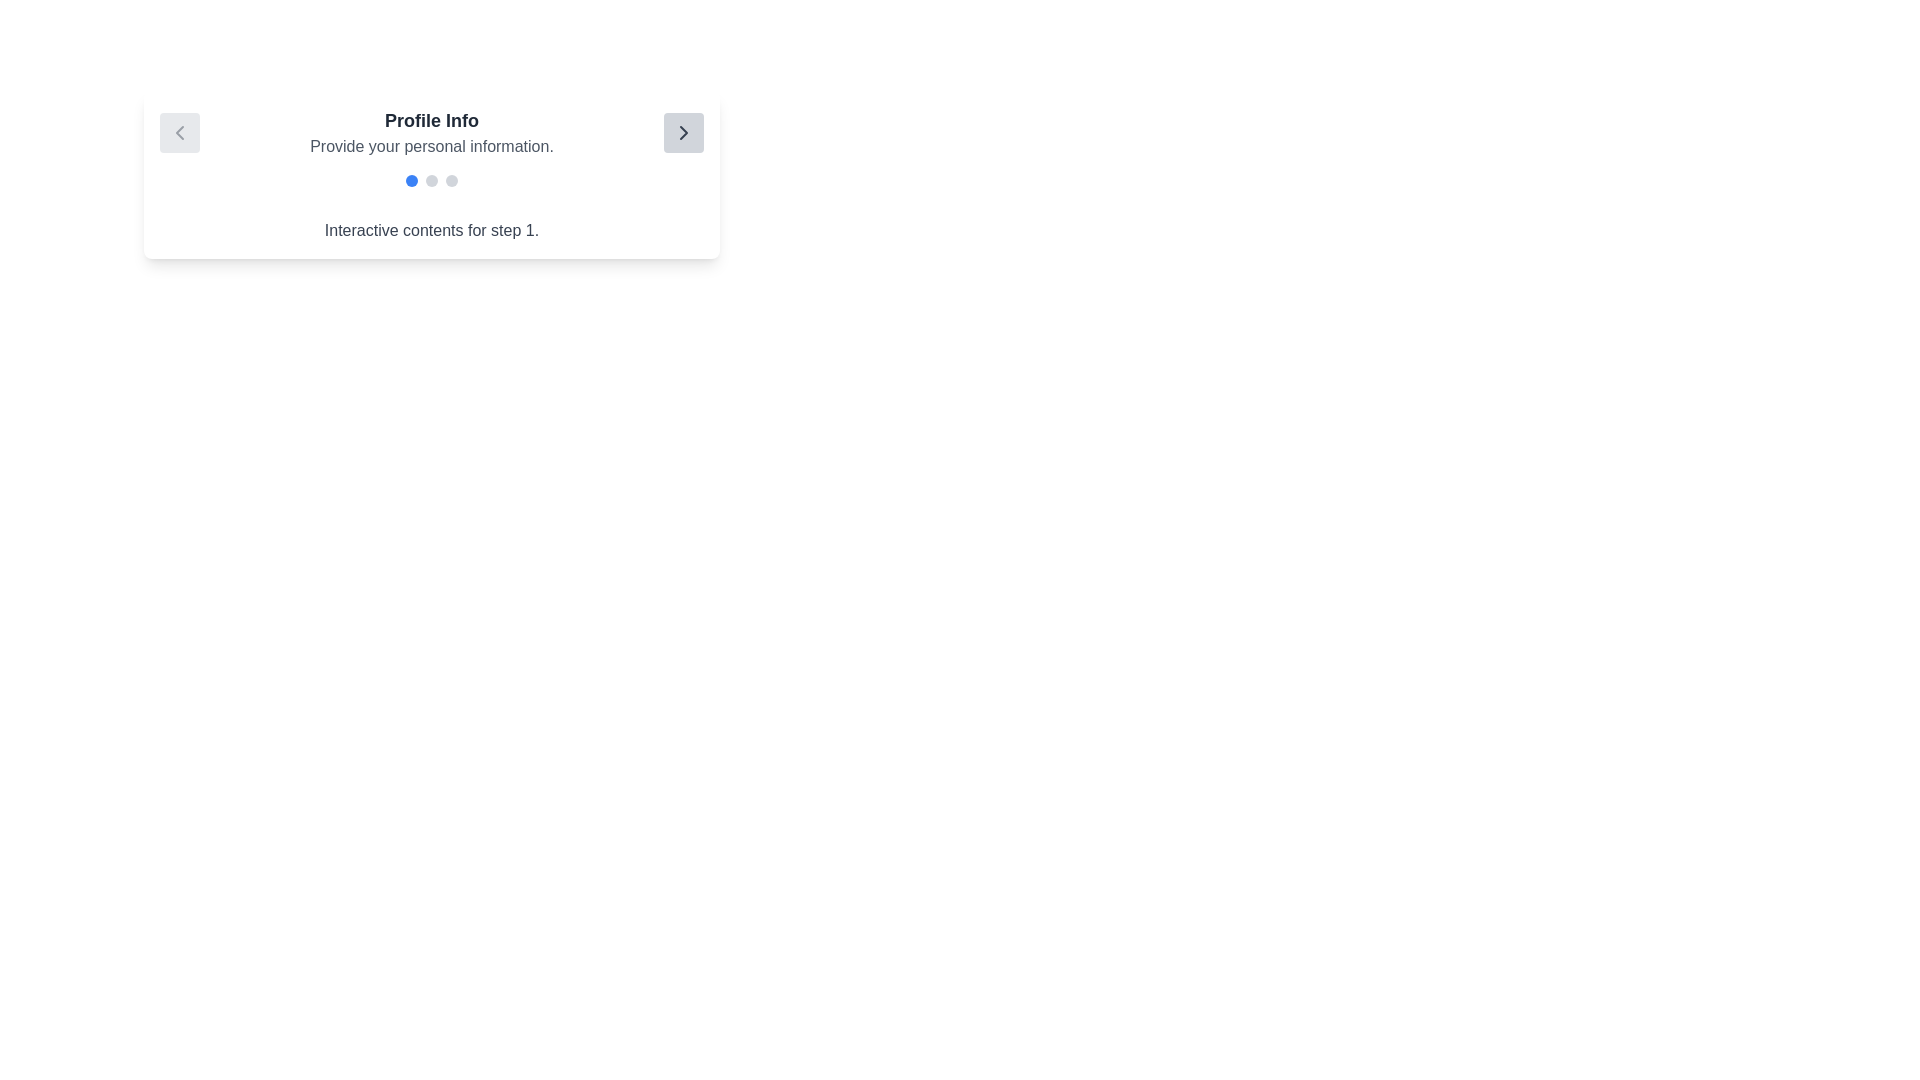 Image resolution: width=1920 pixels, height=1080 pixels. What do you see at coordinates (180, 132) in the screenshot?
I see `the navigation button located at the top-left corner of the panel` at bounding box center [180, 132].